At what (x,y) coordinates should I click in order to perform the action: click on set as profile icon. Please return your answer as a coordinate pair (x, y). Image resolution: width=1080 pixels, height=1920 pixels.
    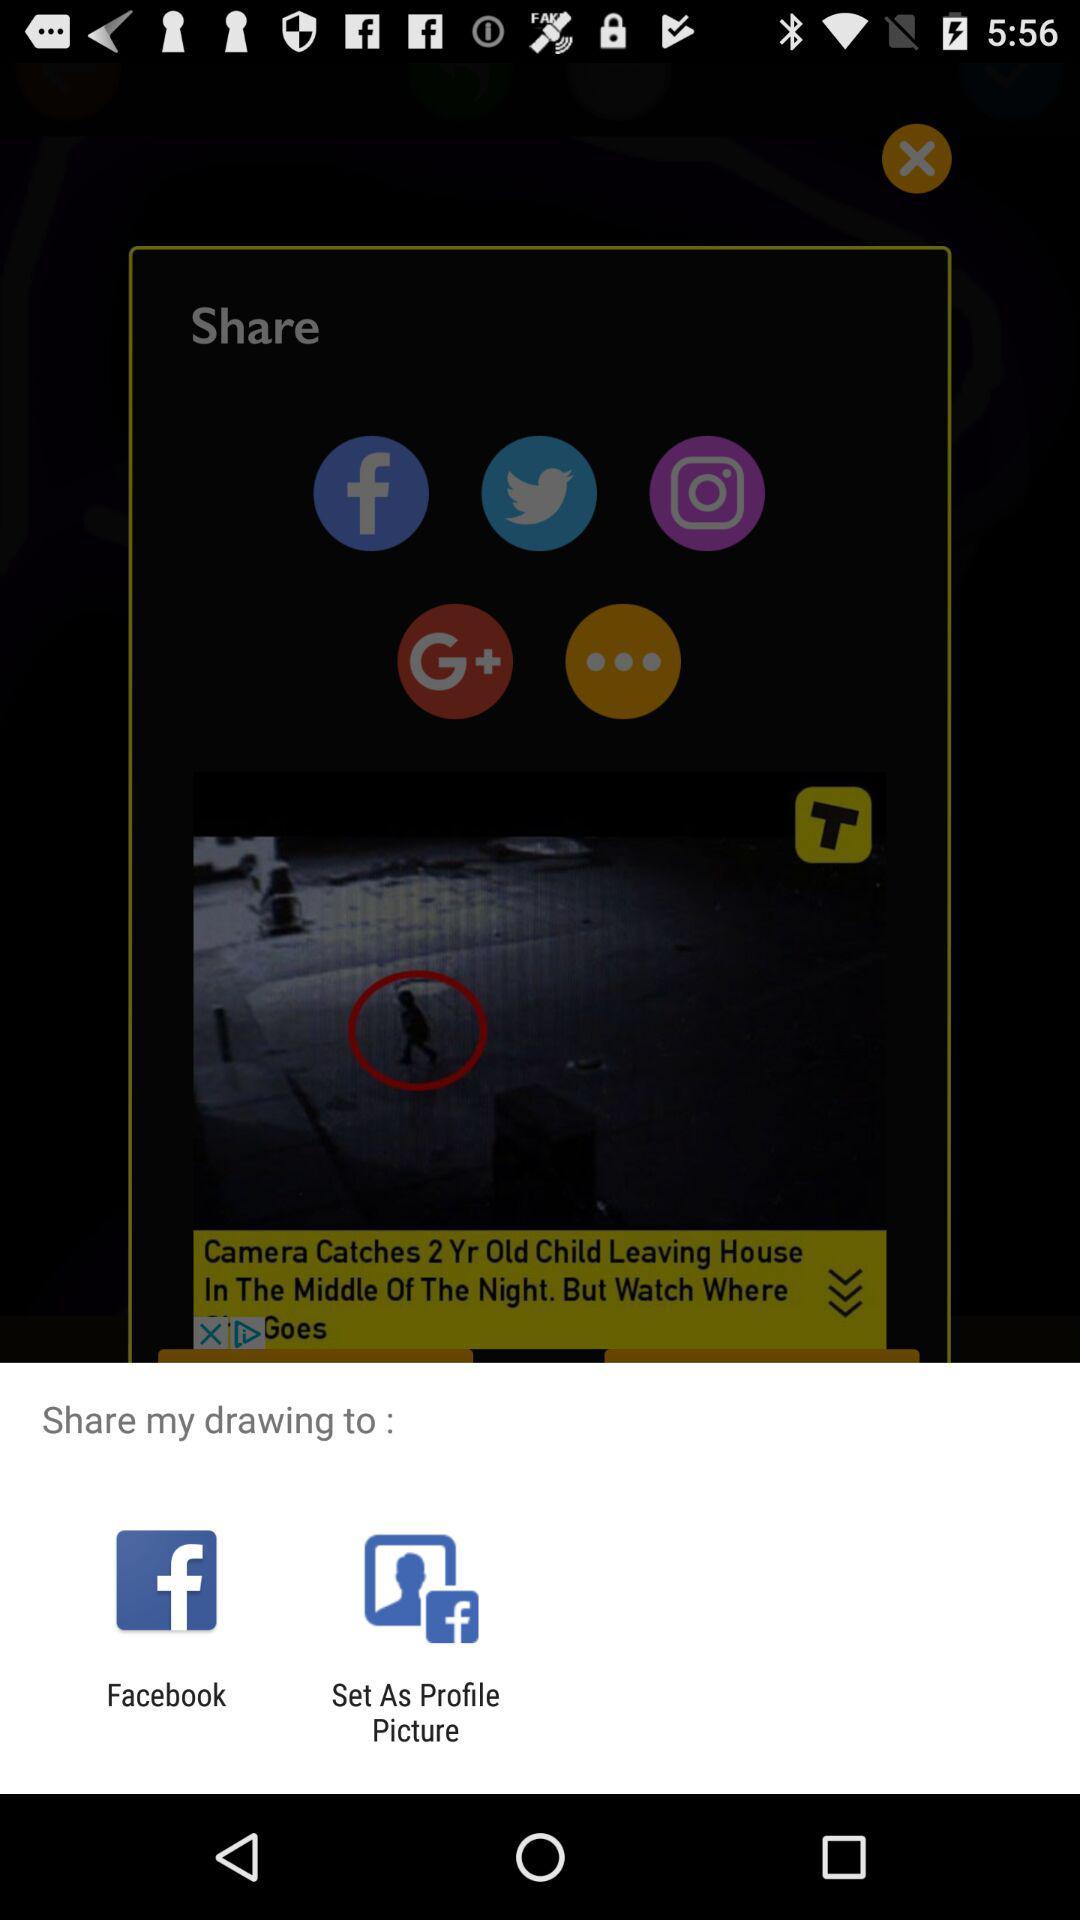
    Looking at the image, I should click on (414, 1711).